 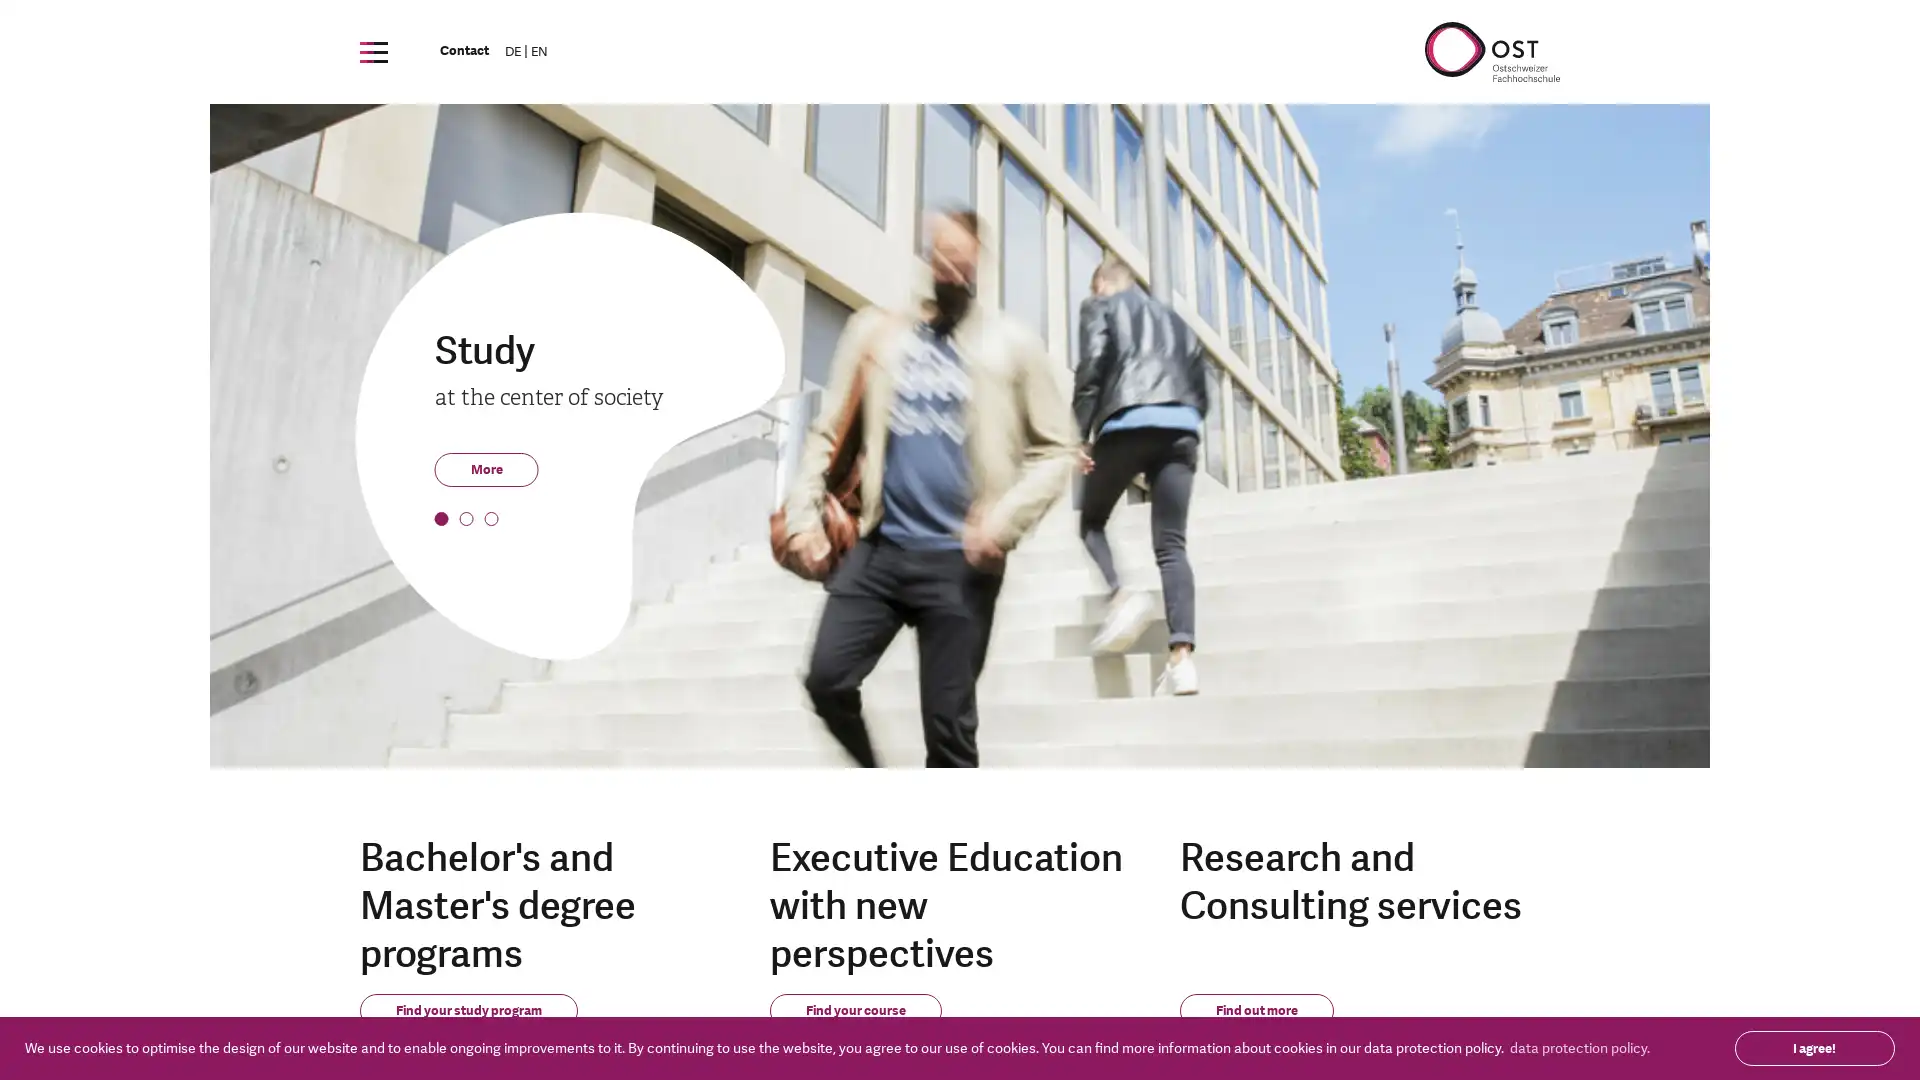 What do you see at coordinates (470, 522) in the screenshot?
I see `2` at bounding box center [470, 522].